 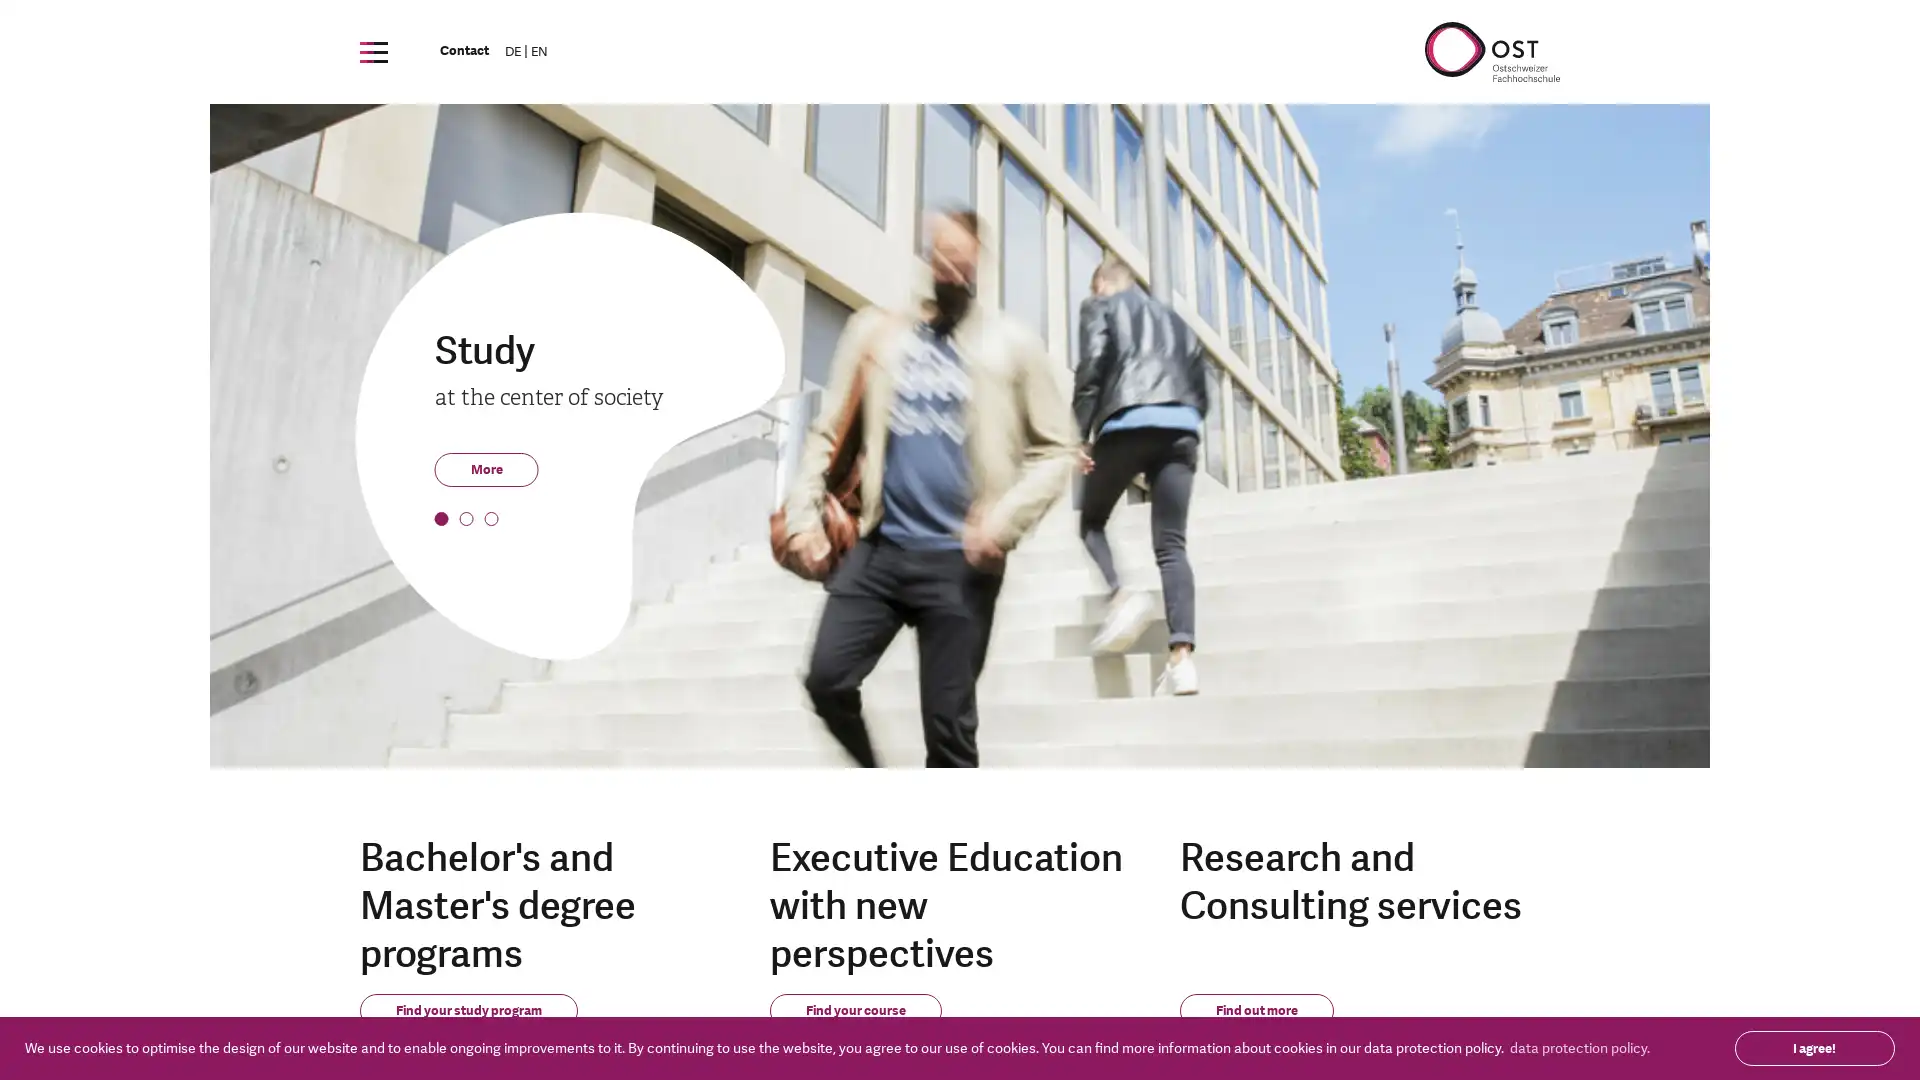 What do you see at coordinates (470, 522) in the screenshot?
I see `2` at bounding box center [470, 522].